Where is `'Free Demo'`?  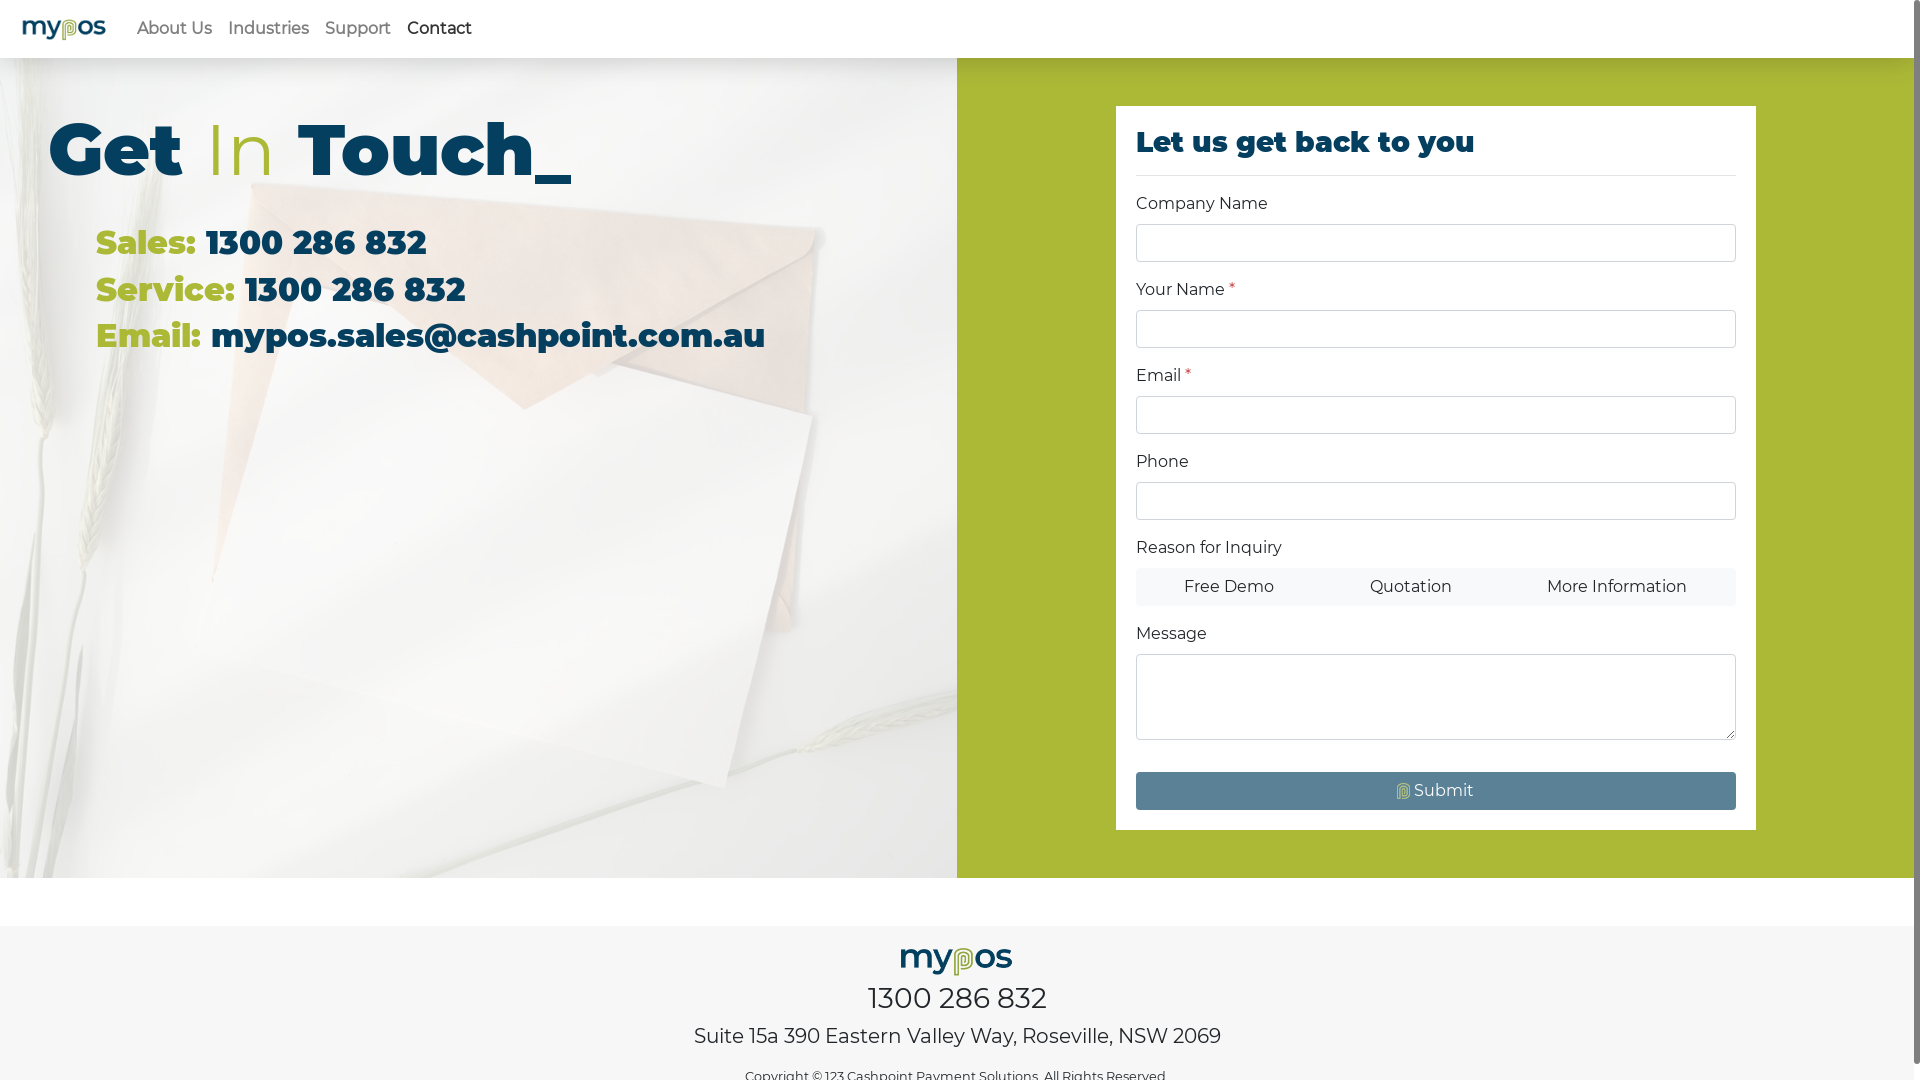
'Free Demo' is located at coordinates (1228, 585).